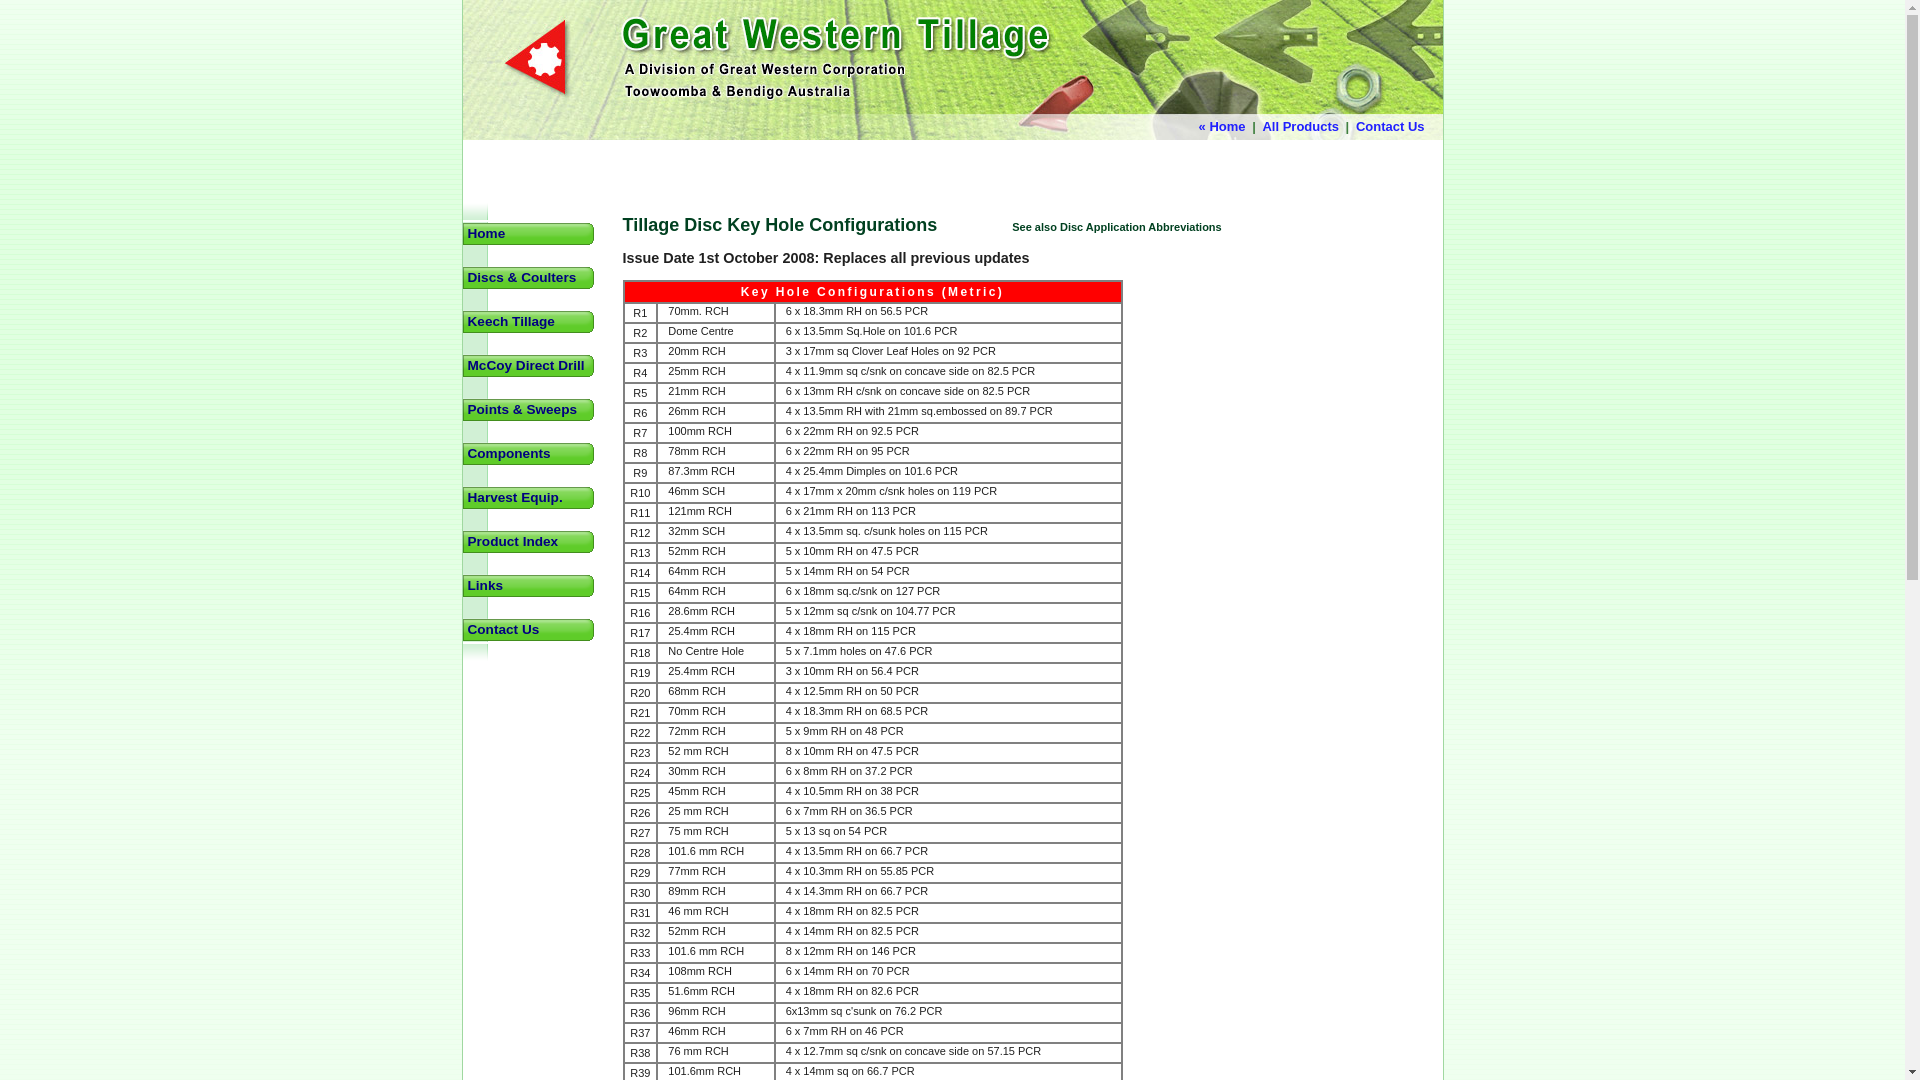 This screenshot has height=1080, width=1920. Describe the element at coordinates (529, 320) in the screenshot. I see `'Keech Tillage'` at that location.